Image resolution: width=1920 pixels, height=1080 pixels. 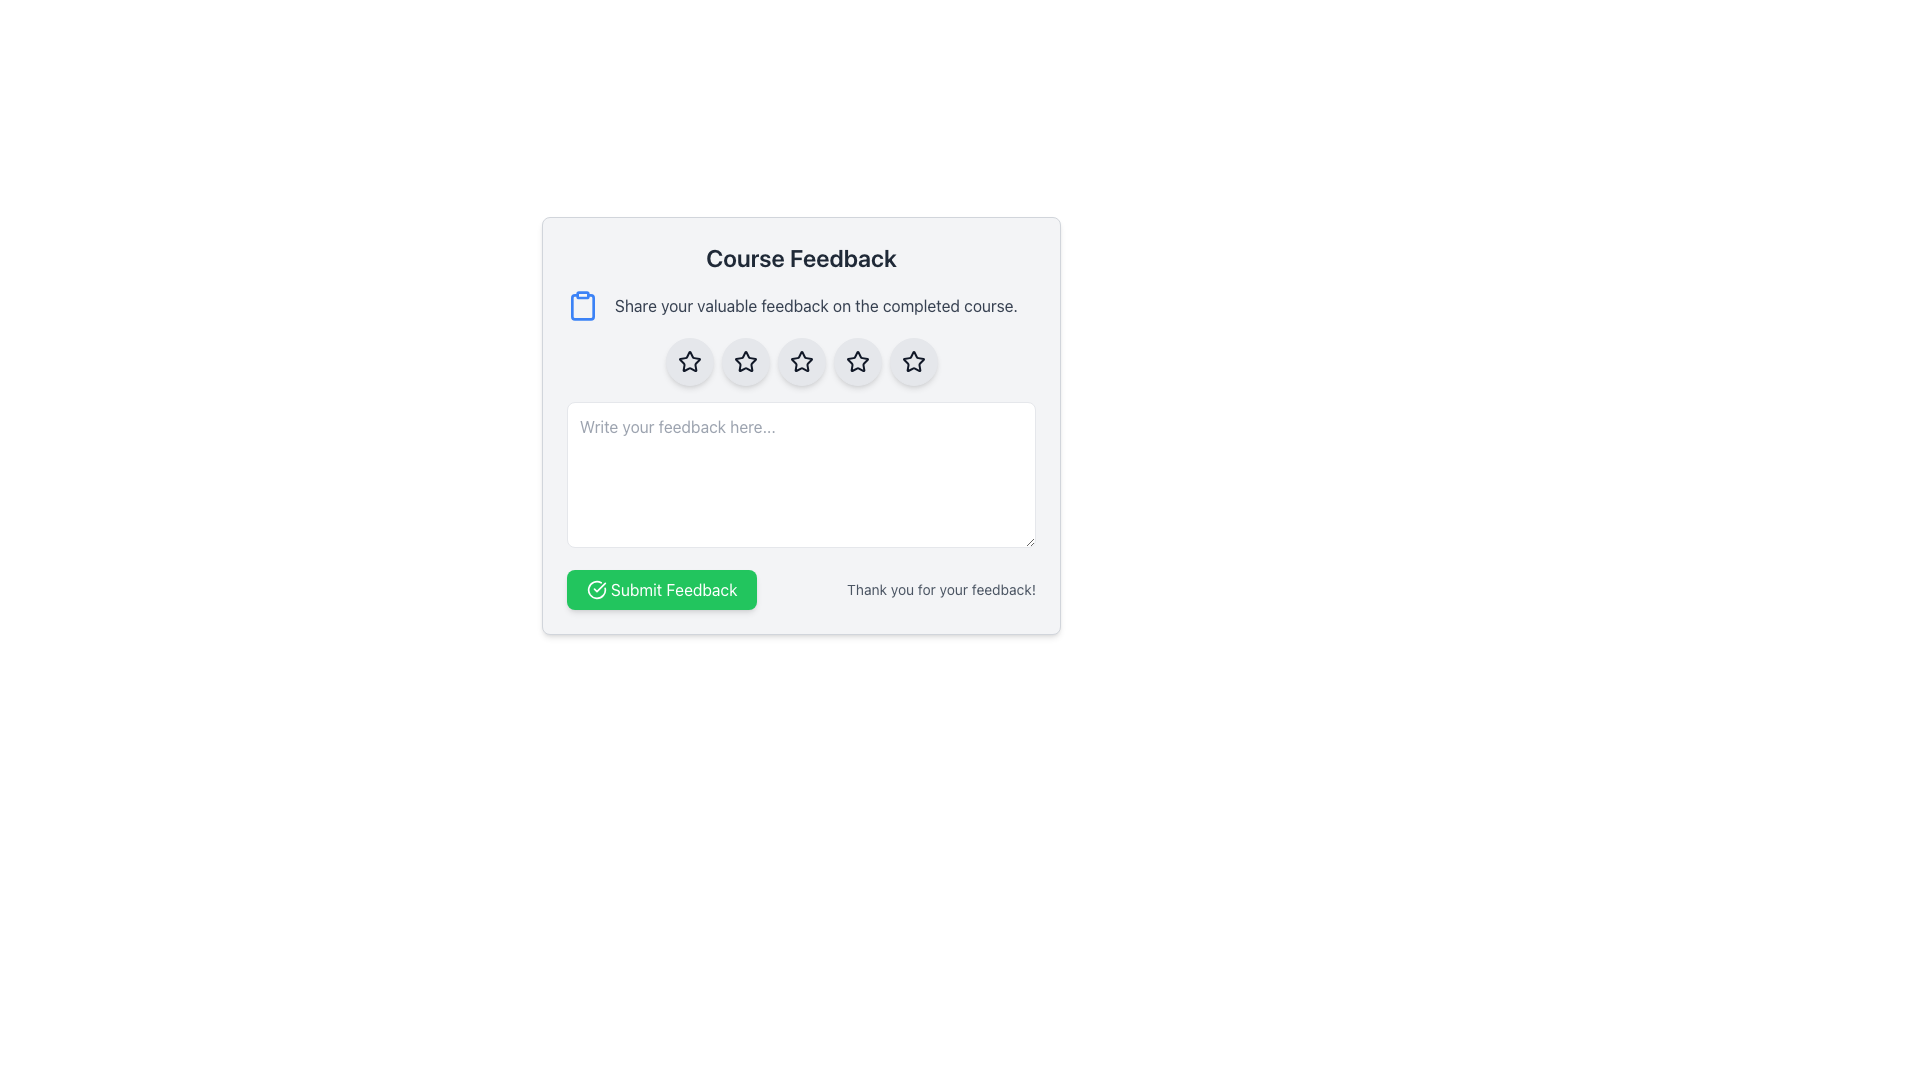 What do you see at coordinates (801, 589) in the screenshot?
I see `the green 'Submit Feedback' button on the left side of the Composite UI element` at bounding box center [801, 589].